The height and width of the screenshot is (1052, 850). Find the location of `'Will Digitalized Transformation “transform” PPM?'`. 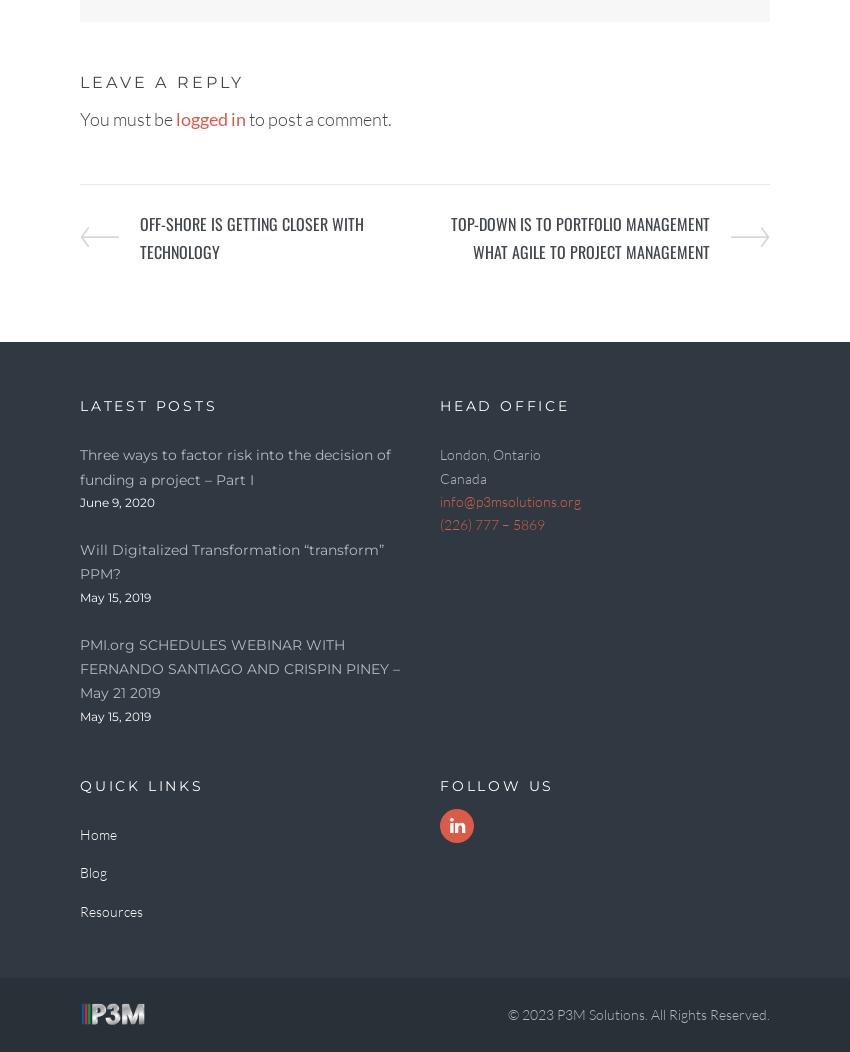

'Will Digitalized Transformation “transform” PPM?' is located at coordinates (79, 561).